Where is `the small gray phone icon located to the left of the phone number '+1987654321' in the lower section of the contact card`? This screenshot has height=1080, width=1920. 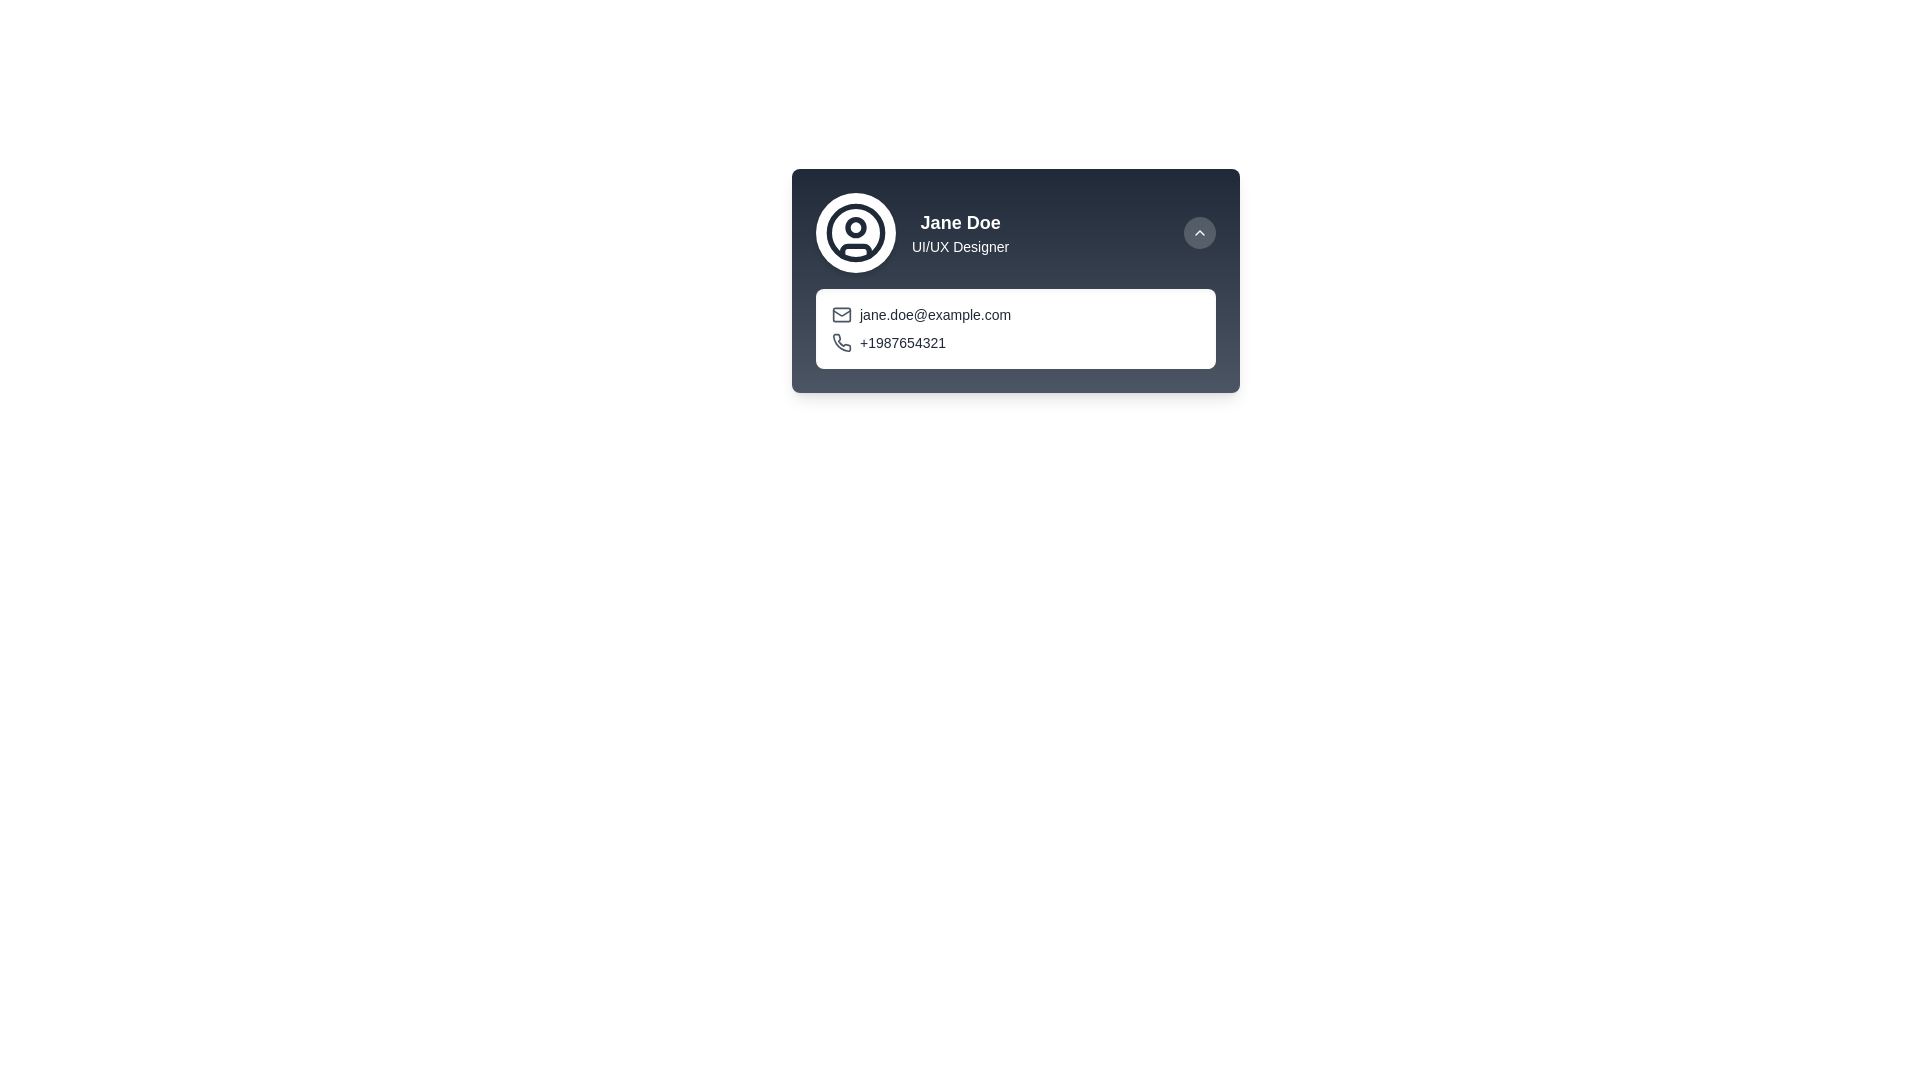 the small gray phone icon located to the left of the phone number '+1987654321' in the lower section of the contact card is located at coordinates (841, 342).